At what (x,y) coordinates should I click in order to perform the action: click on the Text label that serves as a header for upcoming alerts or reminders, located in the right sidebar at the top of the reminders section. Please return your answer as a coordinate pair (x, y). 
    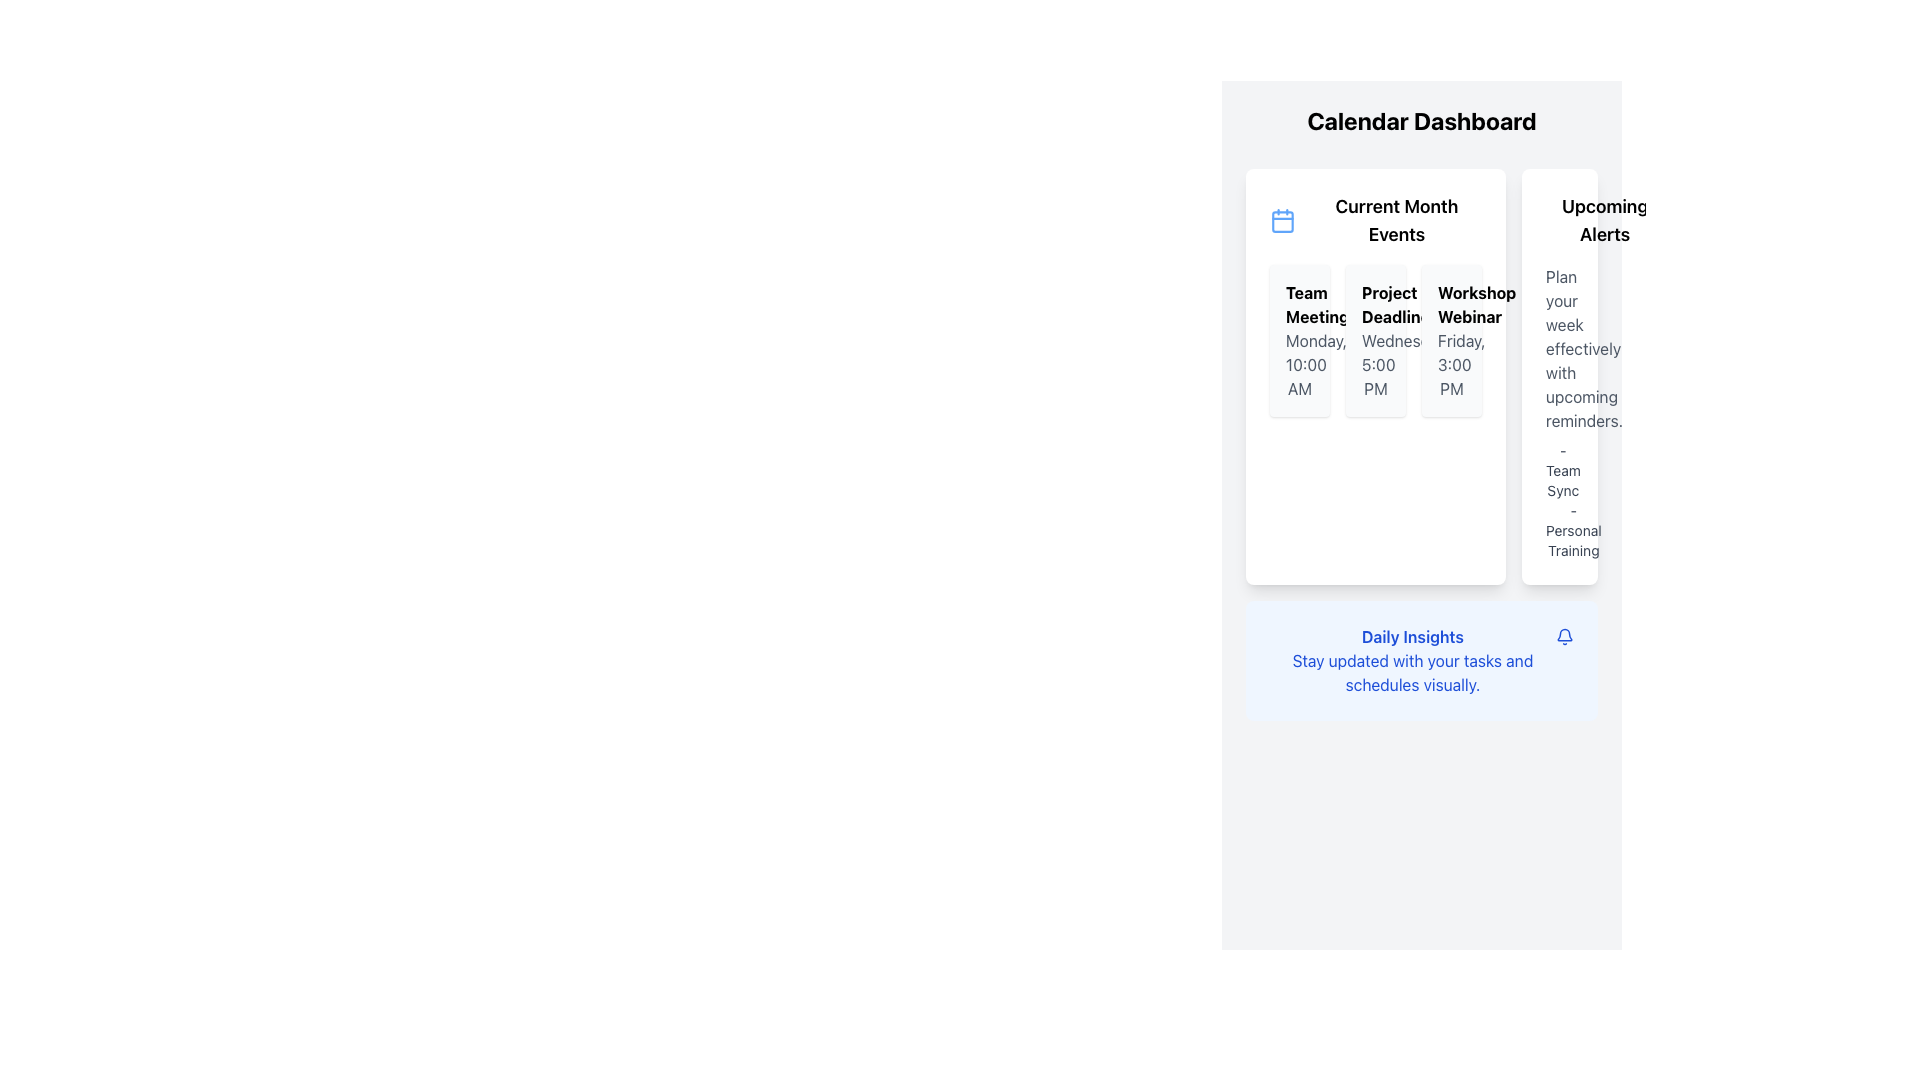
    Looking at the image, I should click on (1605, 220).